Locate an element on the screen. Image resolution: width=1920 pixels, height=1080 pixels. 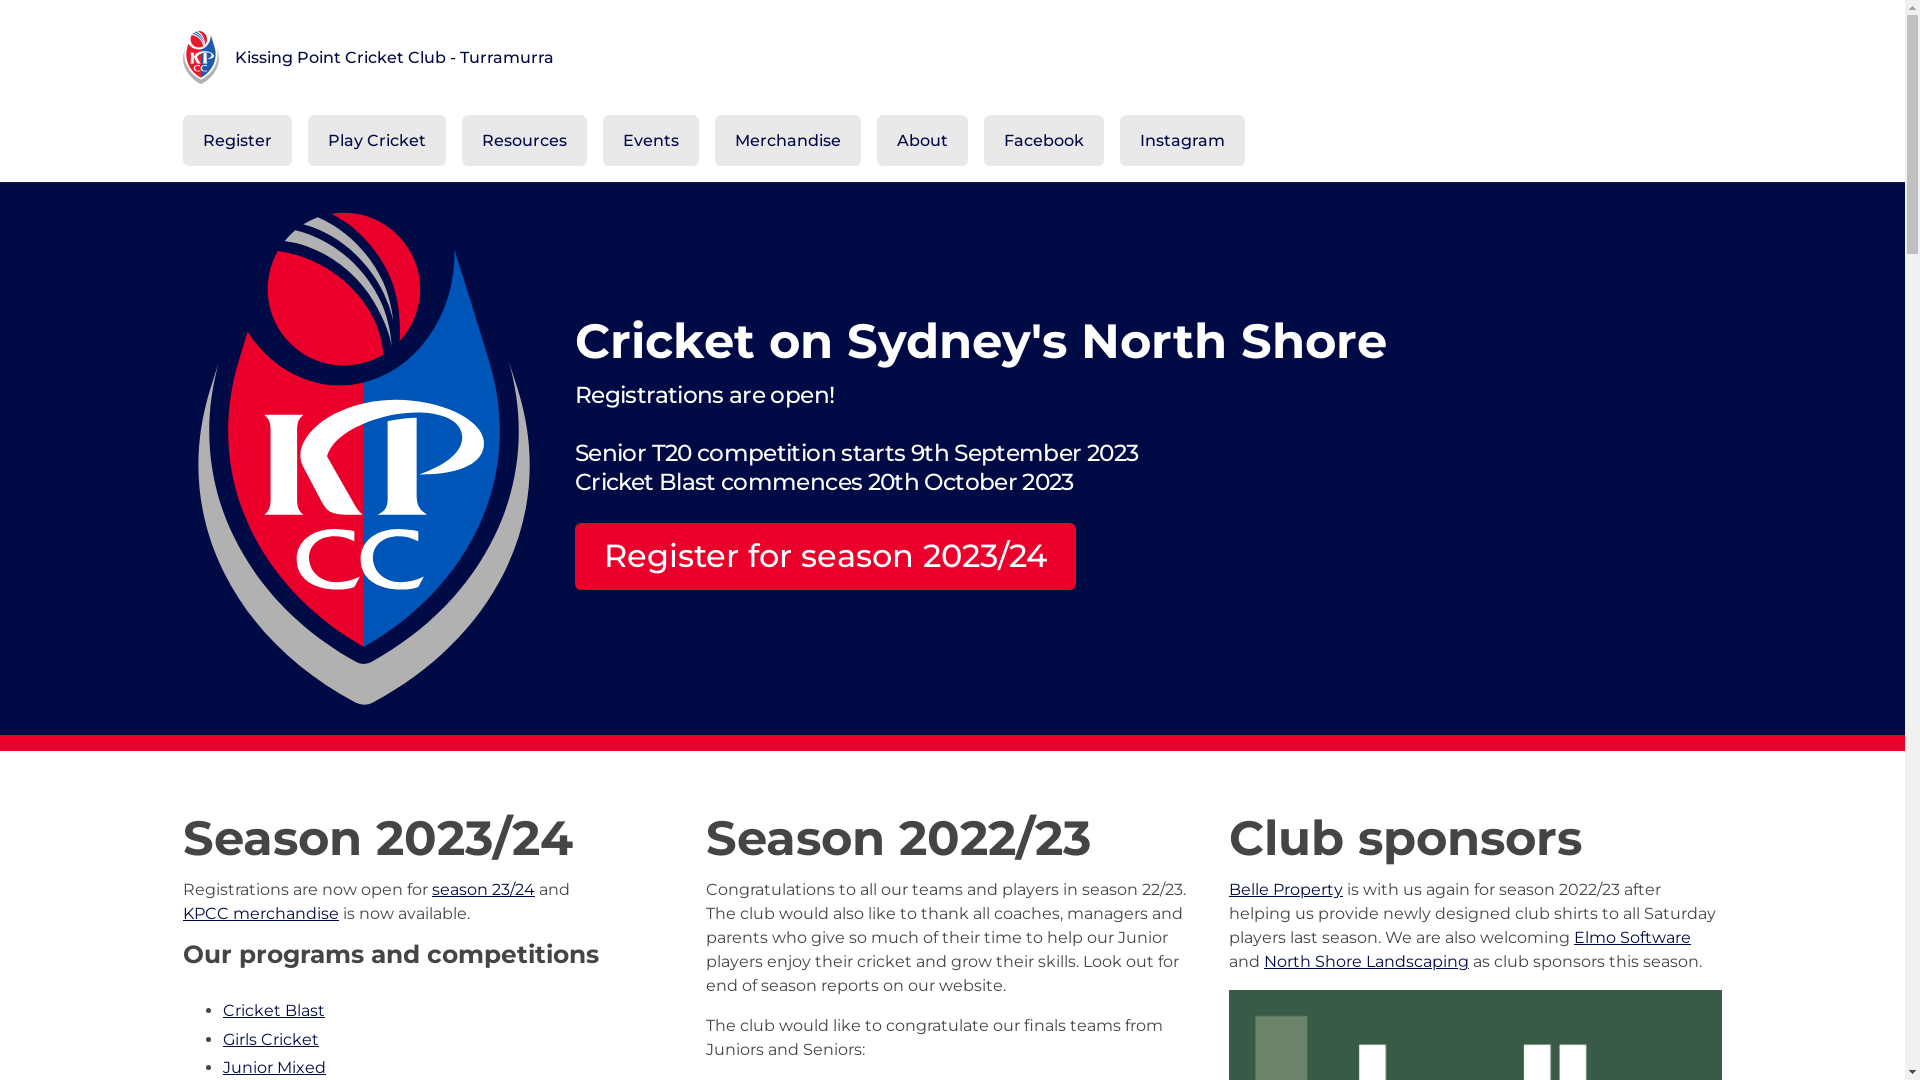
'Facebook' is located at coordinates (1042, 139).